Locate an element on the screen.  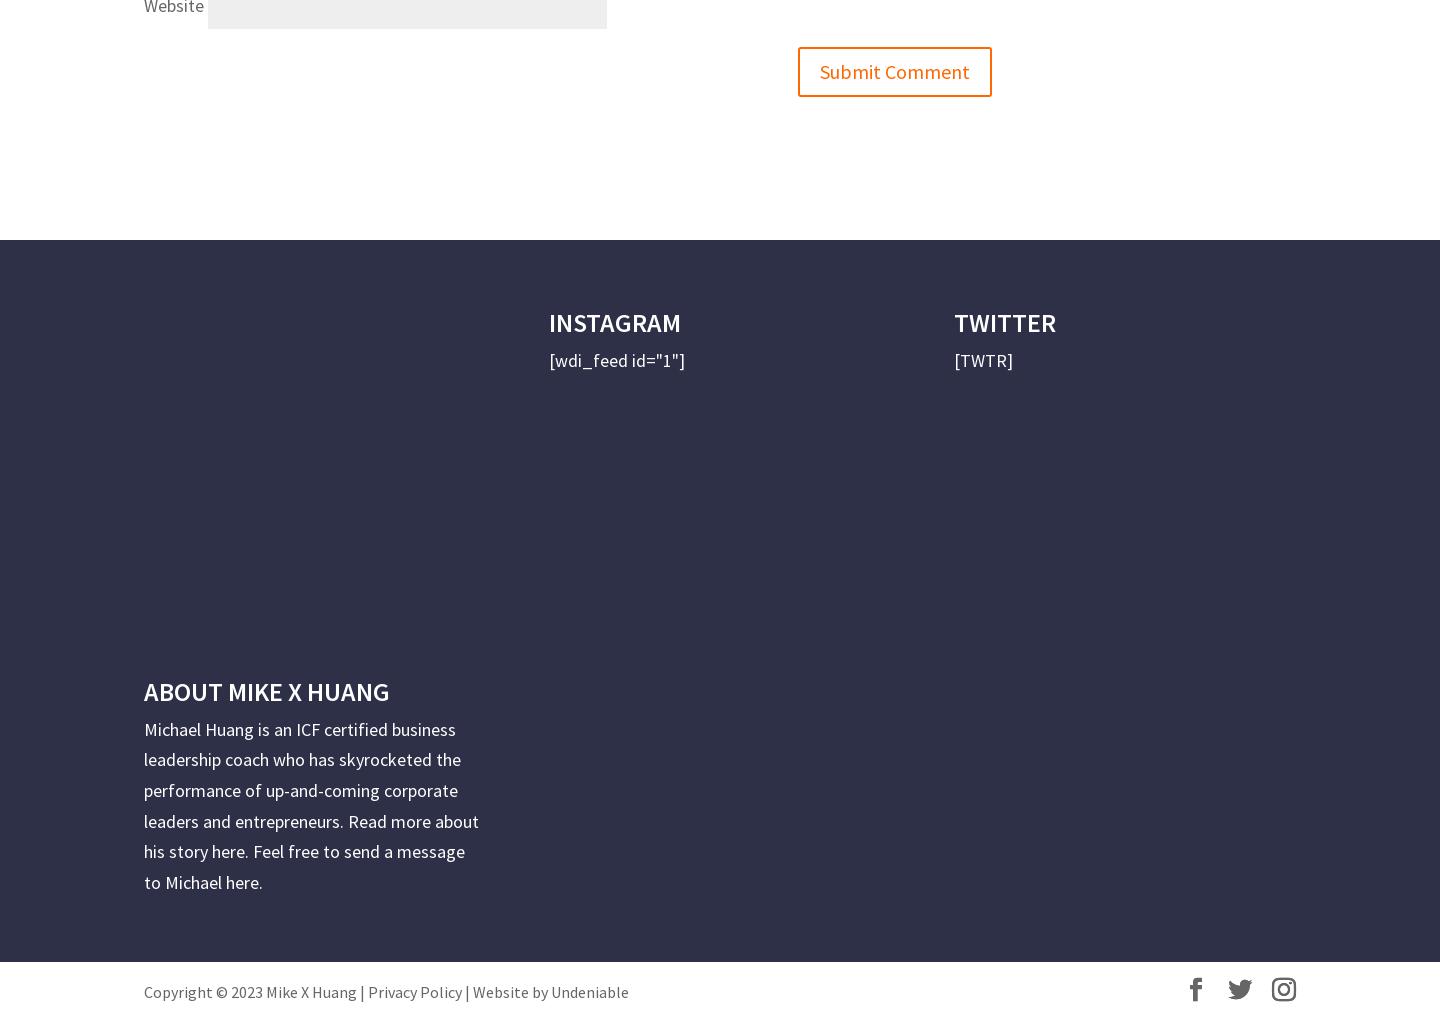
'INSTAGRAM' is located at coordinates (548, 321).